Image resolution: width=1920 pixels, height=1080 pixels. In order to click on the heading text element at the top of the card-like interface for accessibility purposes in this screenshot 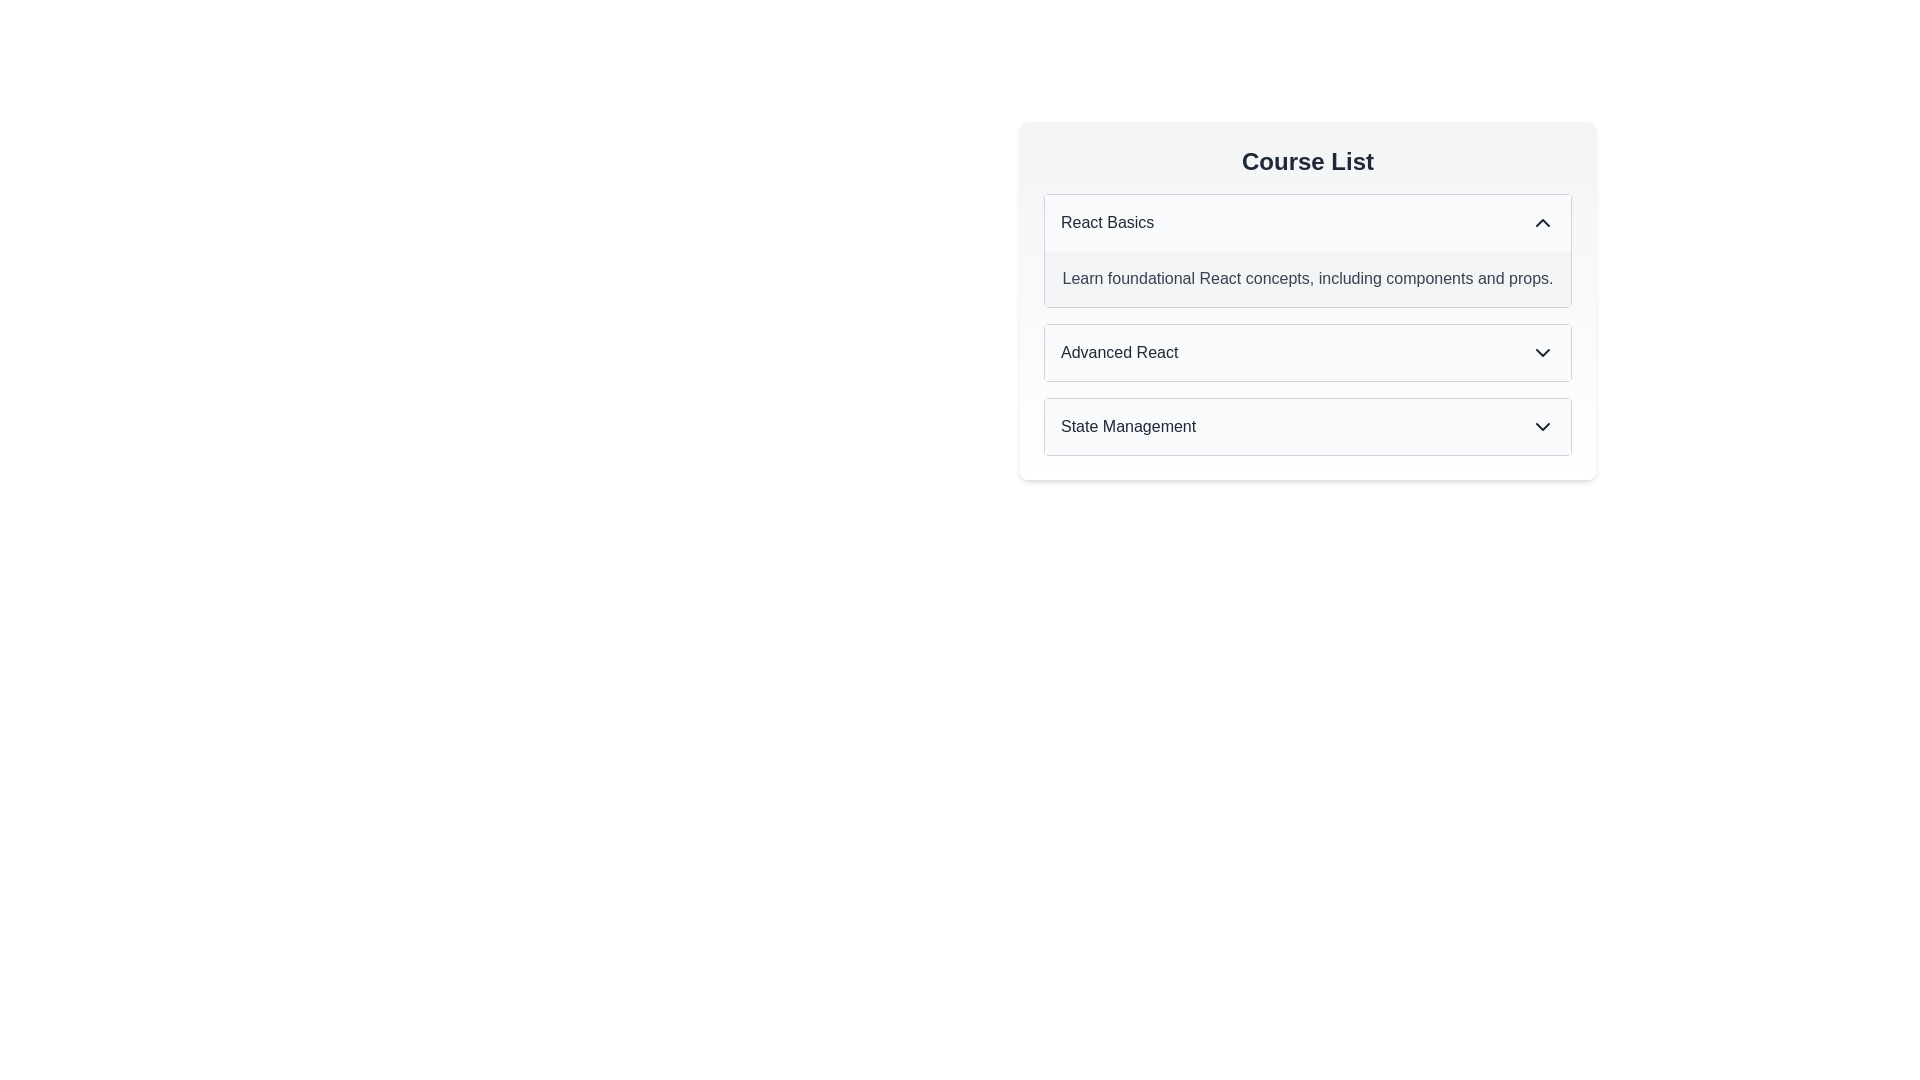, I will do `click(1308, 161)`.